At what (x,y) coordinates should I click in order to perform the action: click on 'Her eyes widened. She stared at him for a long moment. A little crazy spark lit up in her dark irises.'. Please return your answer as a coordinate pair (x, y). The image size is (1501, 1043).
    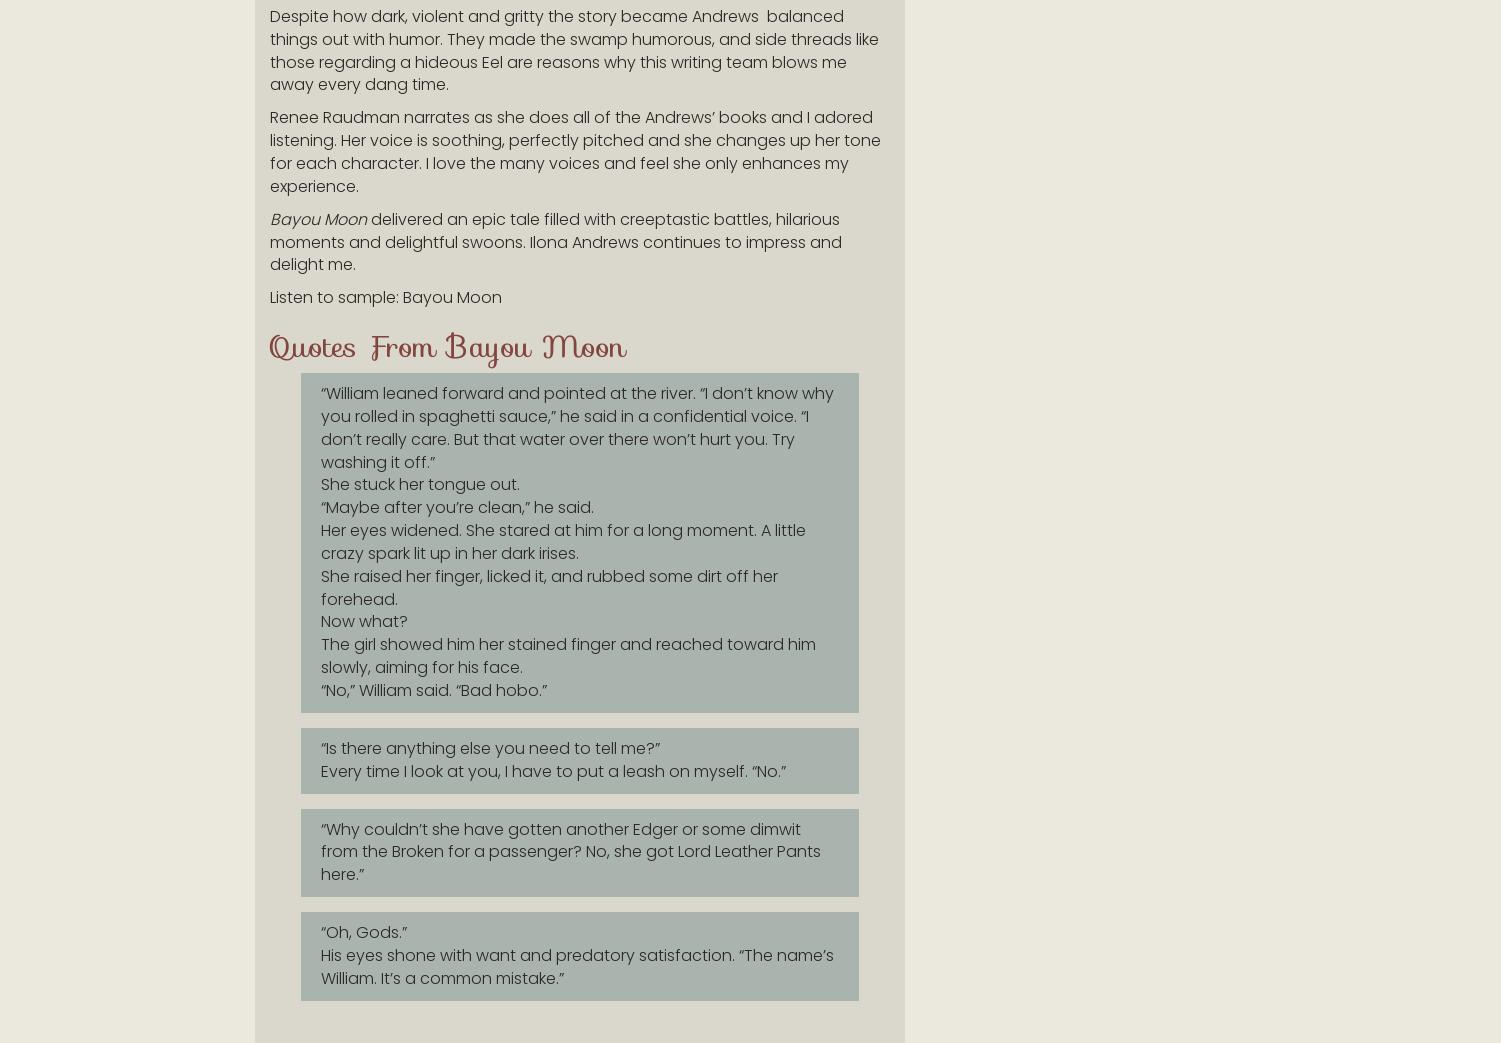
    Looking at the image, I should click on (563, 541).